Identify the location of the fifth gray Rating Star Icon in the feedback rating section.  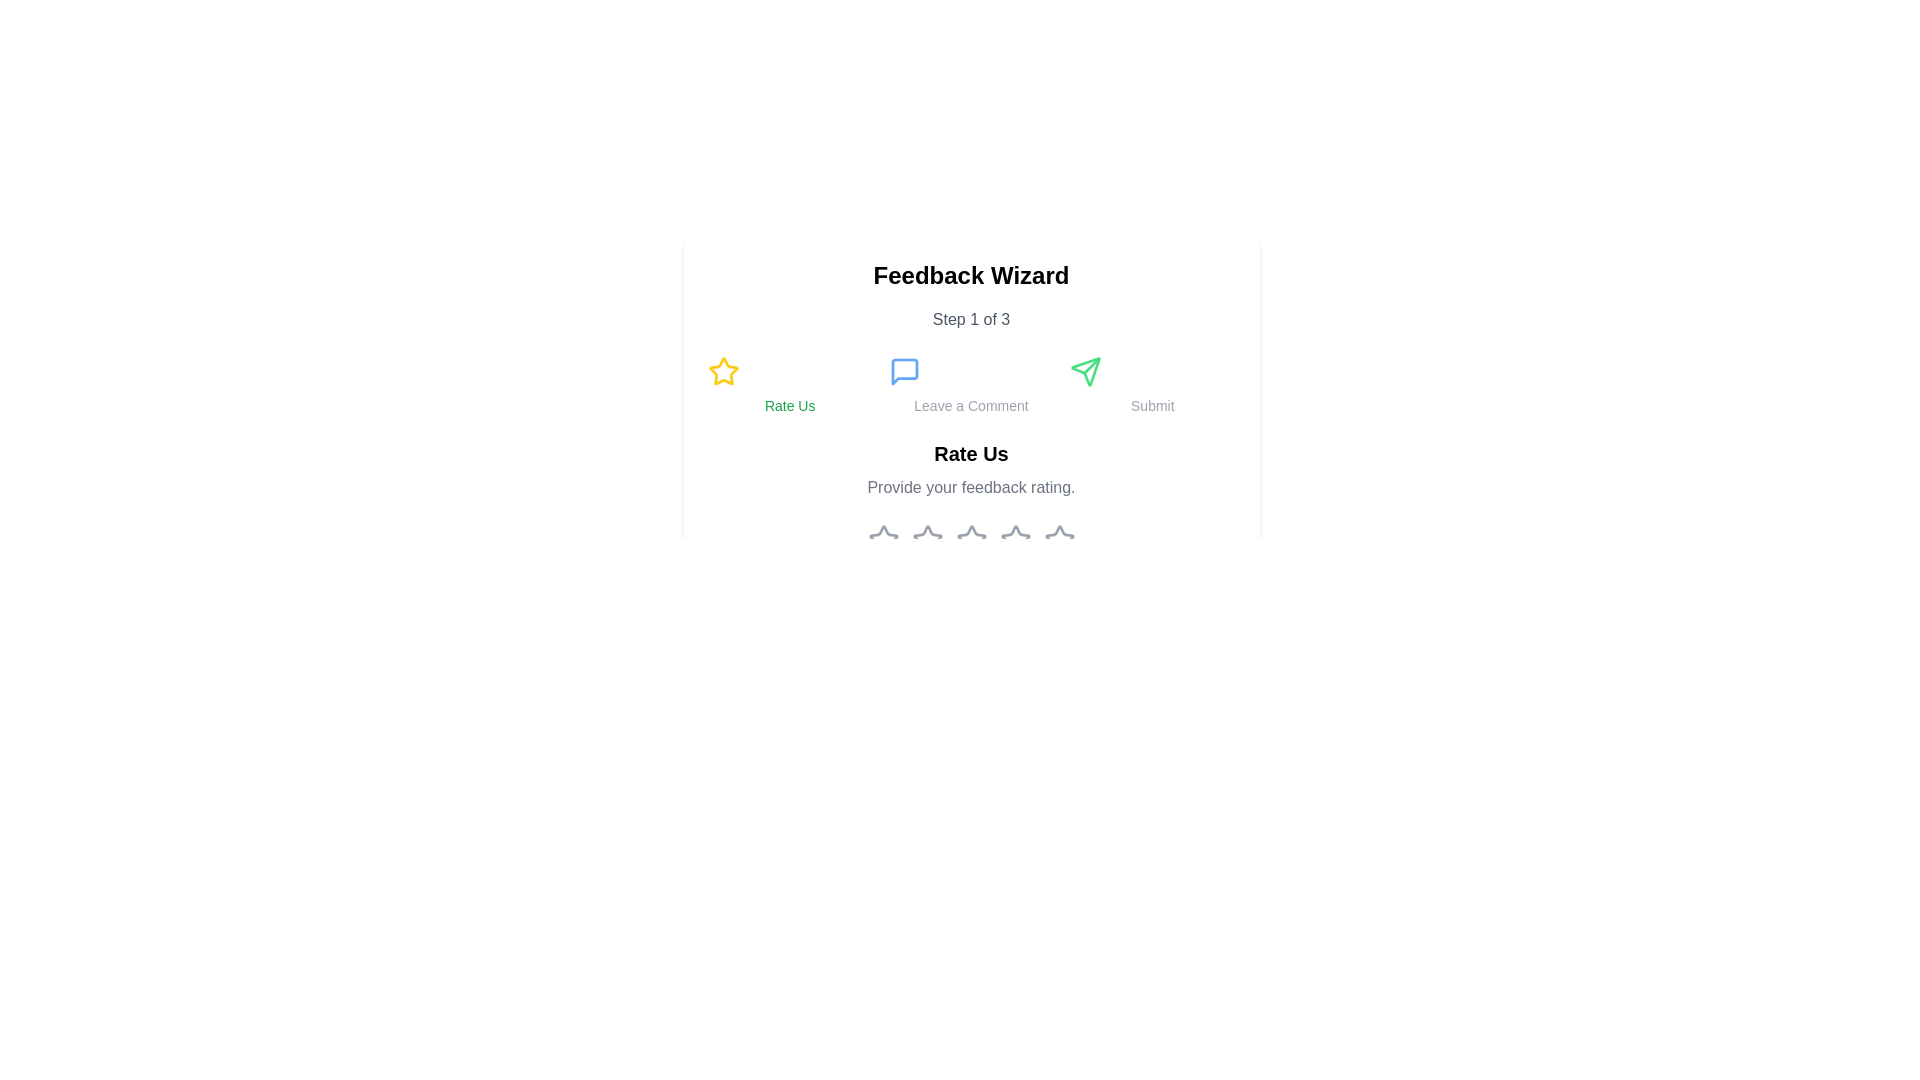
(1015, 538).